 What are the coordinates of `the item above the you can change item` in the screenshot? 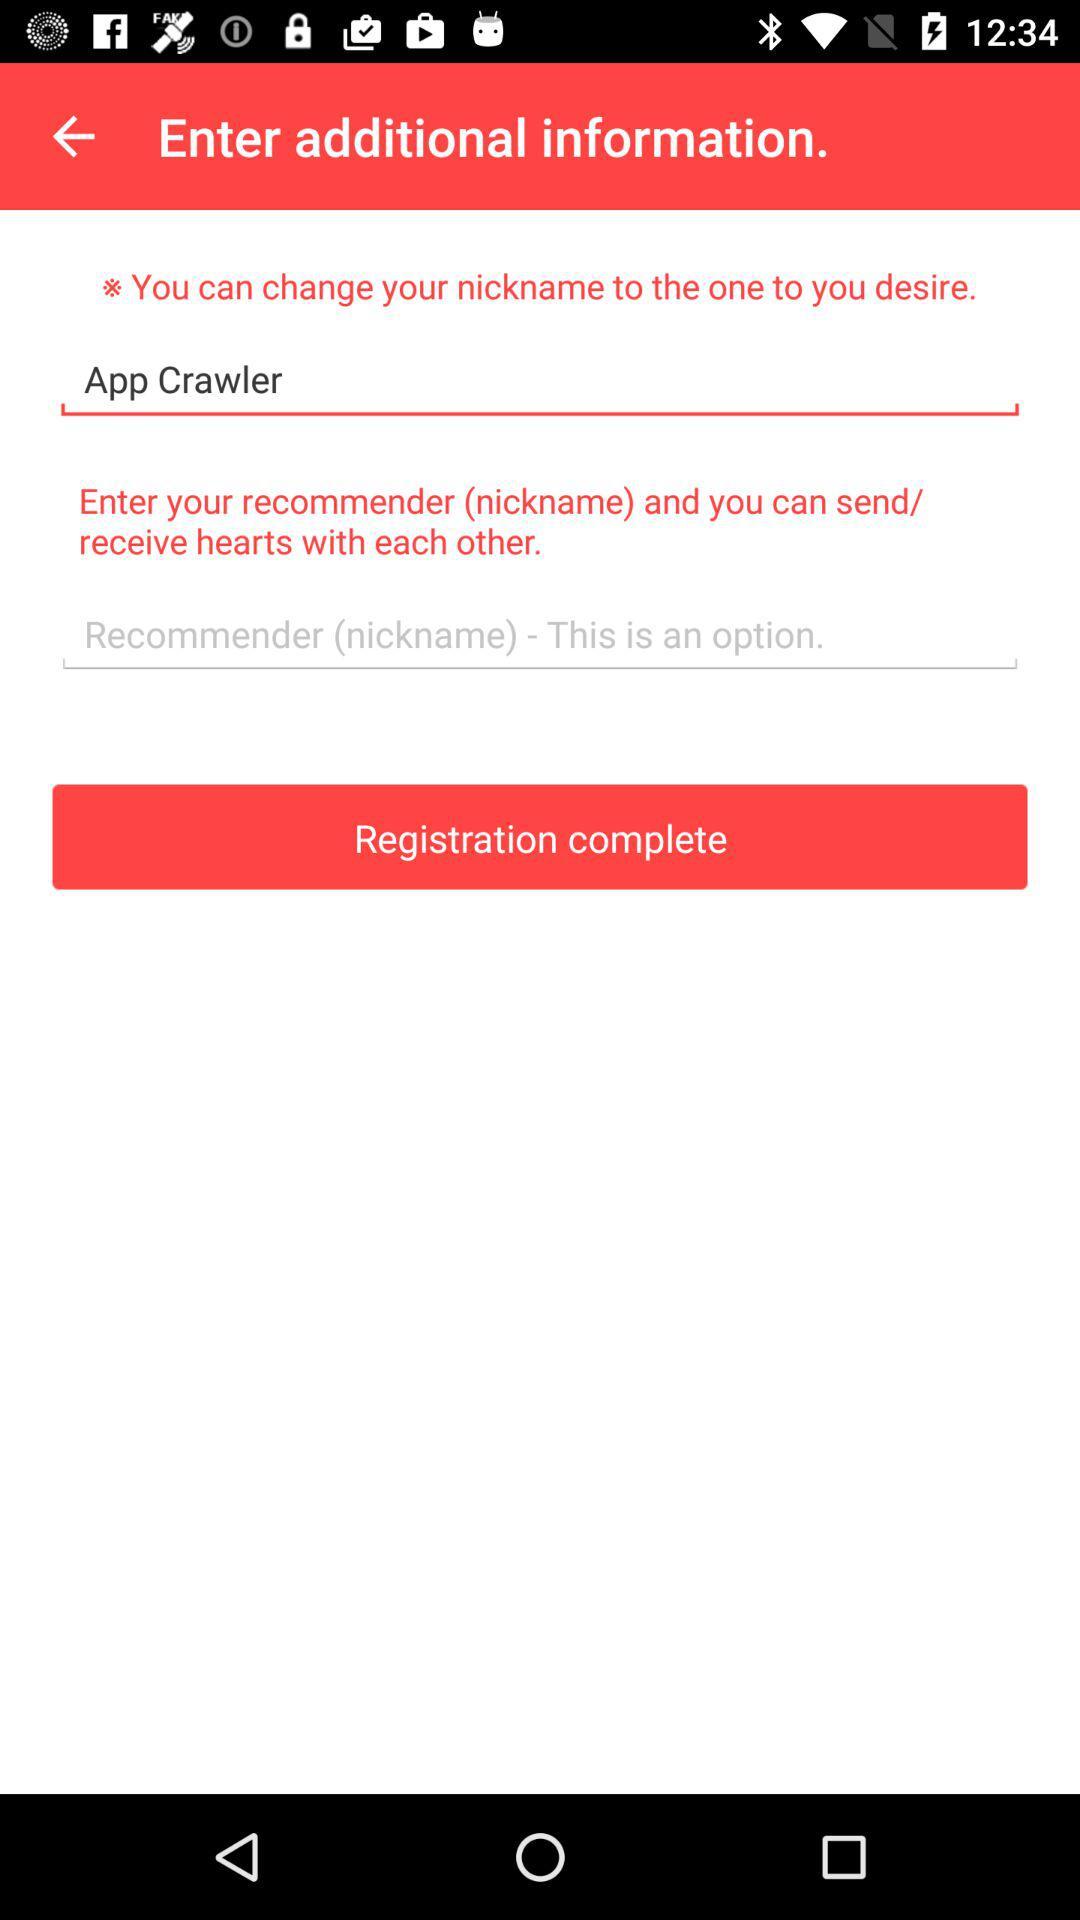 It's located at (72, 135).